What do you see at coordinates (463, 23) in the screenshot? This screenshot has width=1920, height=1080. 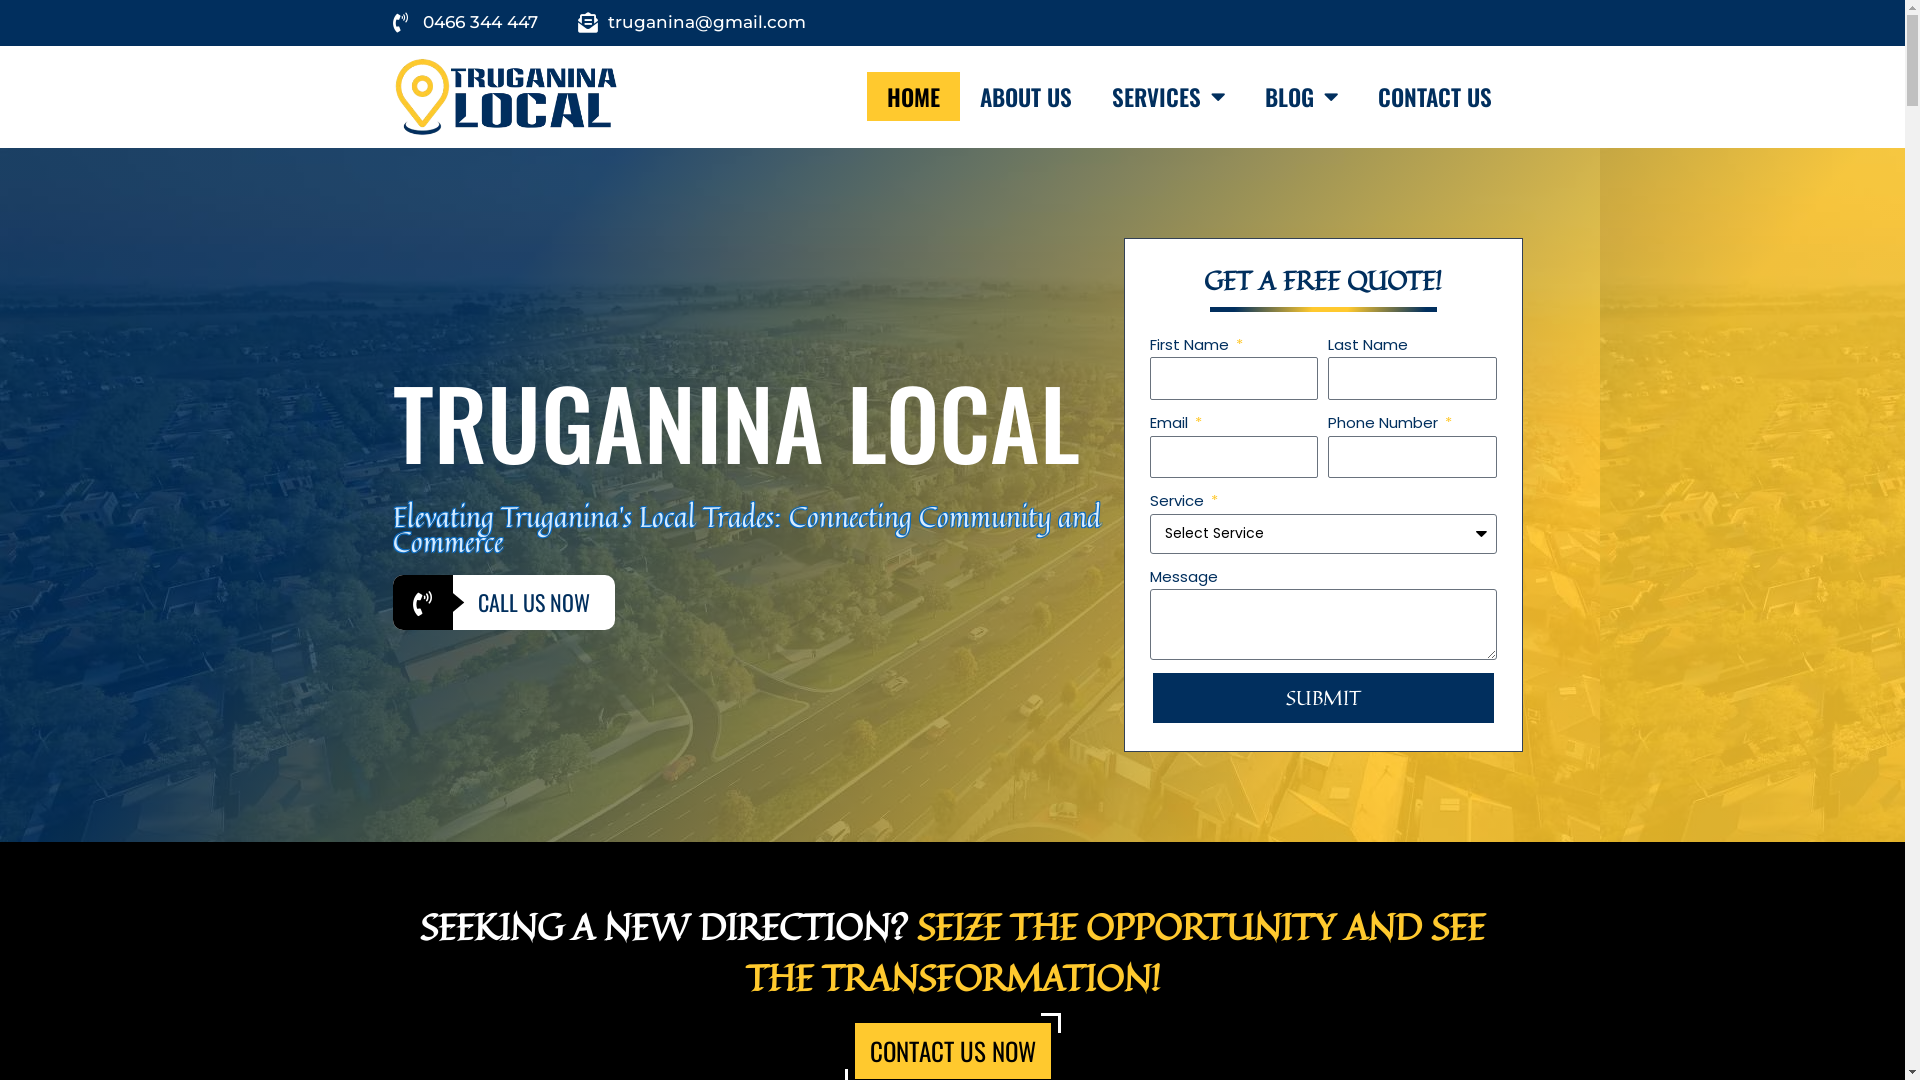 I see `'0466 344 447'` at bounding box center [463, 23].